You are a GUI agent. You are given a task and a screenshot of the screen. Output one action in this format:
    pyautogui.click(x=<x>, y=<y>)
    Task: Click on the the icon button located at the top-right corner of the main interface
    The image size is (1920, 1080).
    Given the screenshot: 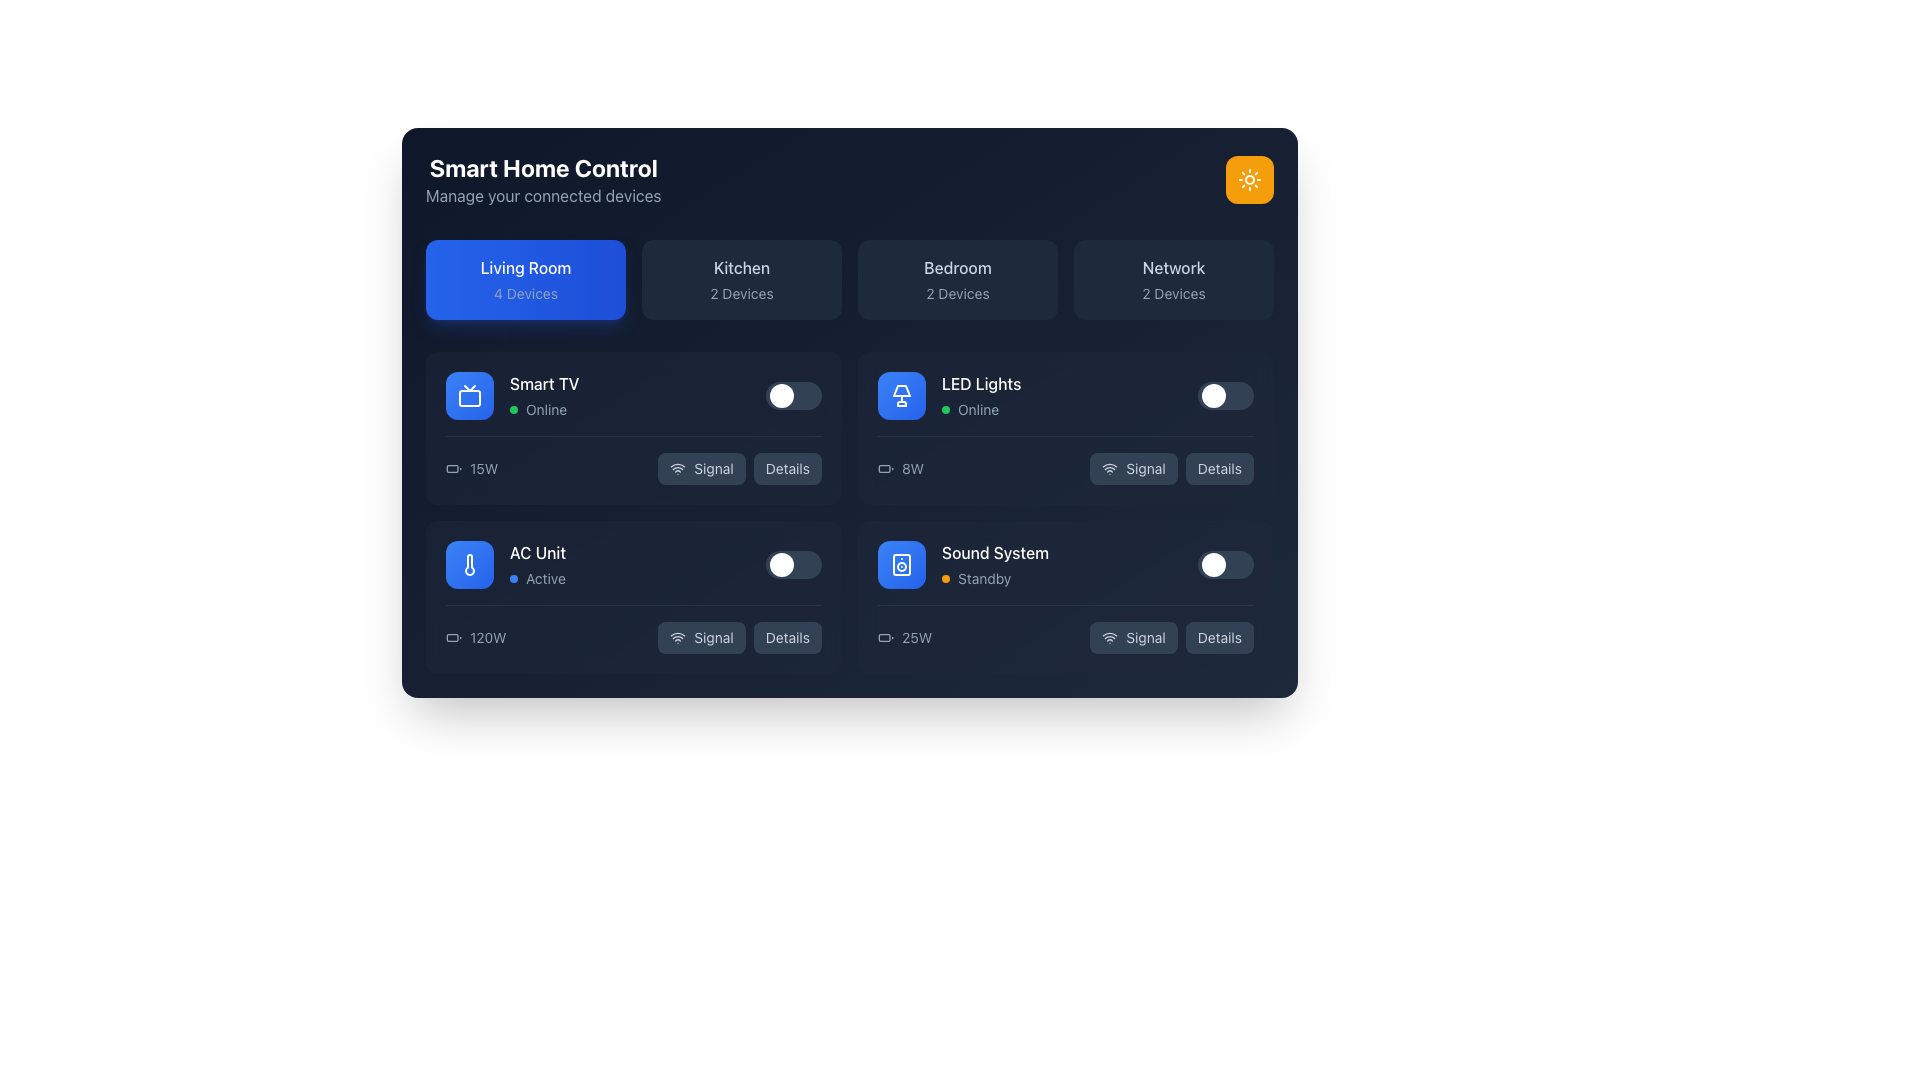 What is the action you would take?
    pyautogui.click(x=1248, y=180)
    